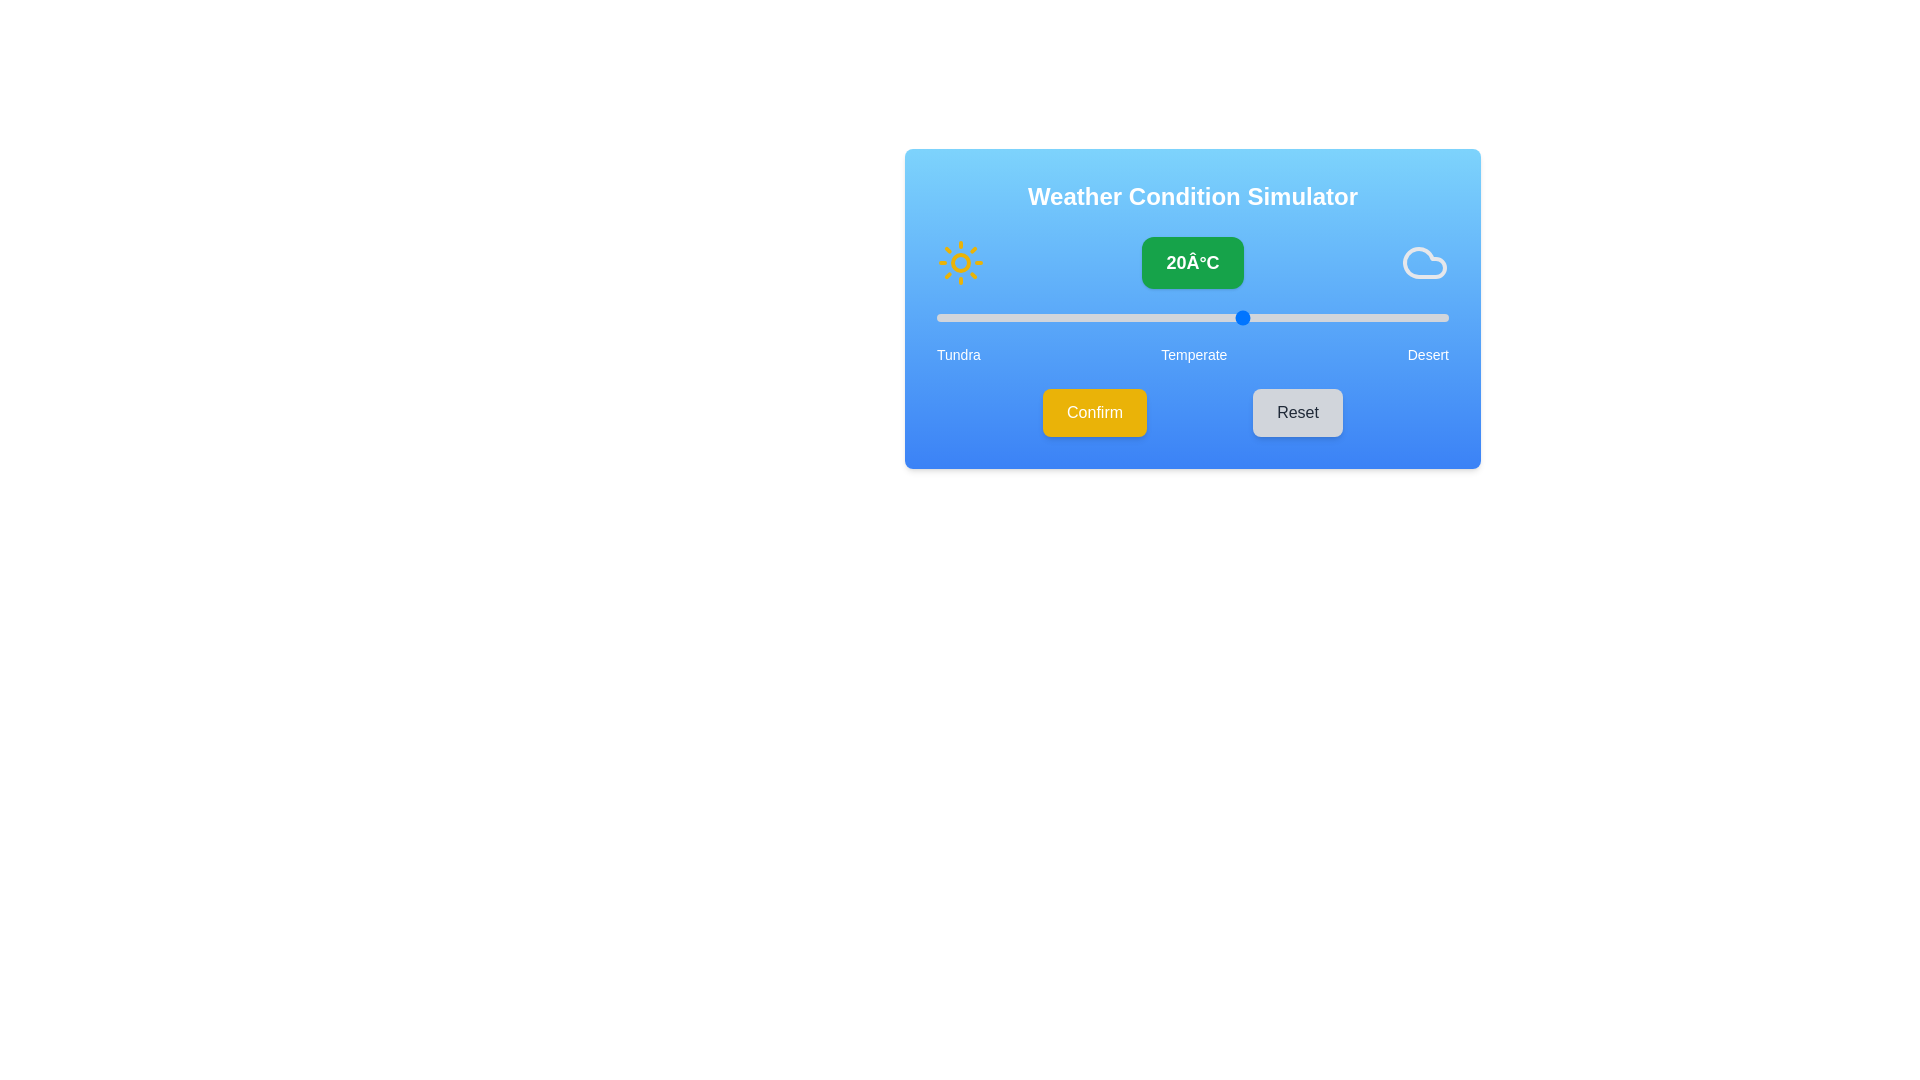  Describe the element at coordinates (1297, 411) in the screenshot. I see `'Reset' button to reset the weather condition simulator` at that location.